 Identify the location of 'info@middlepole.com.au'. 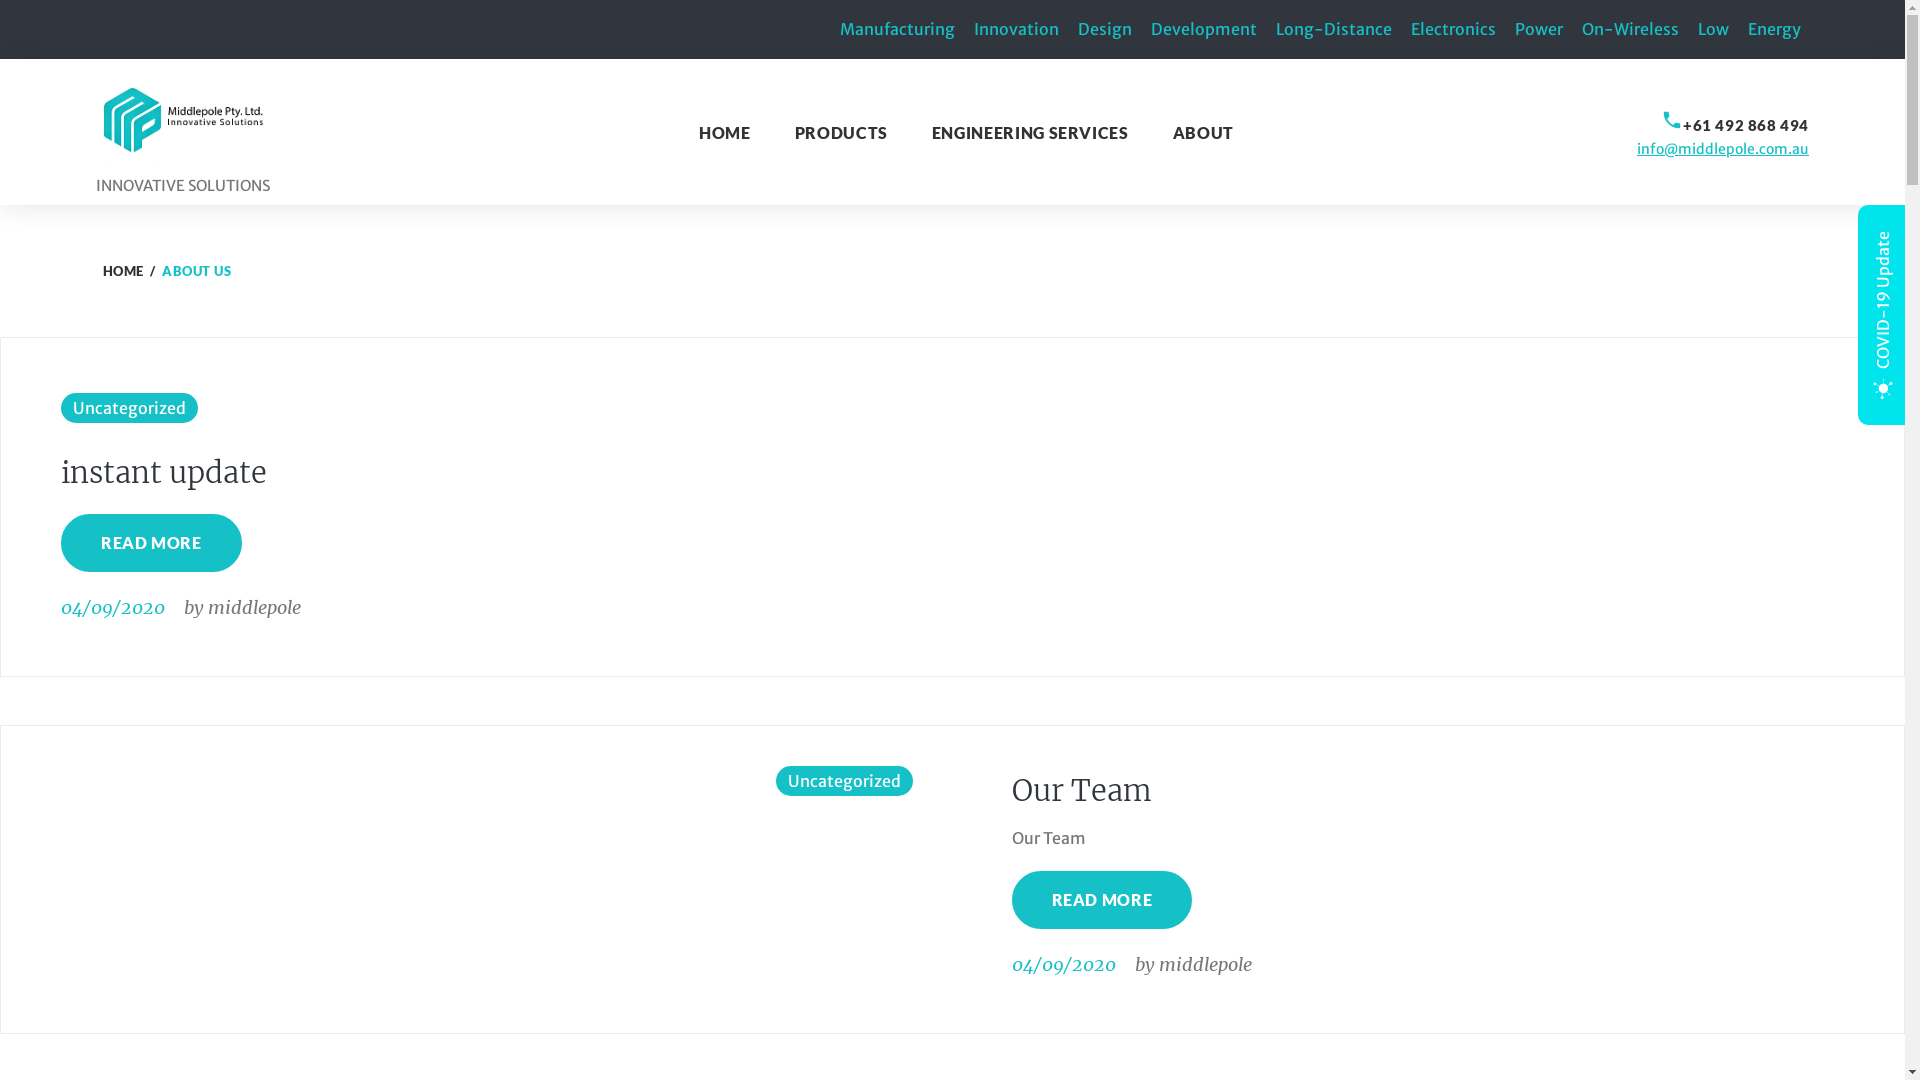
(1722, 148).